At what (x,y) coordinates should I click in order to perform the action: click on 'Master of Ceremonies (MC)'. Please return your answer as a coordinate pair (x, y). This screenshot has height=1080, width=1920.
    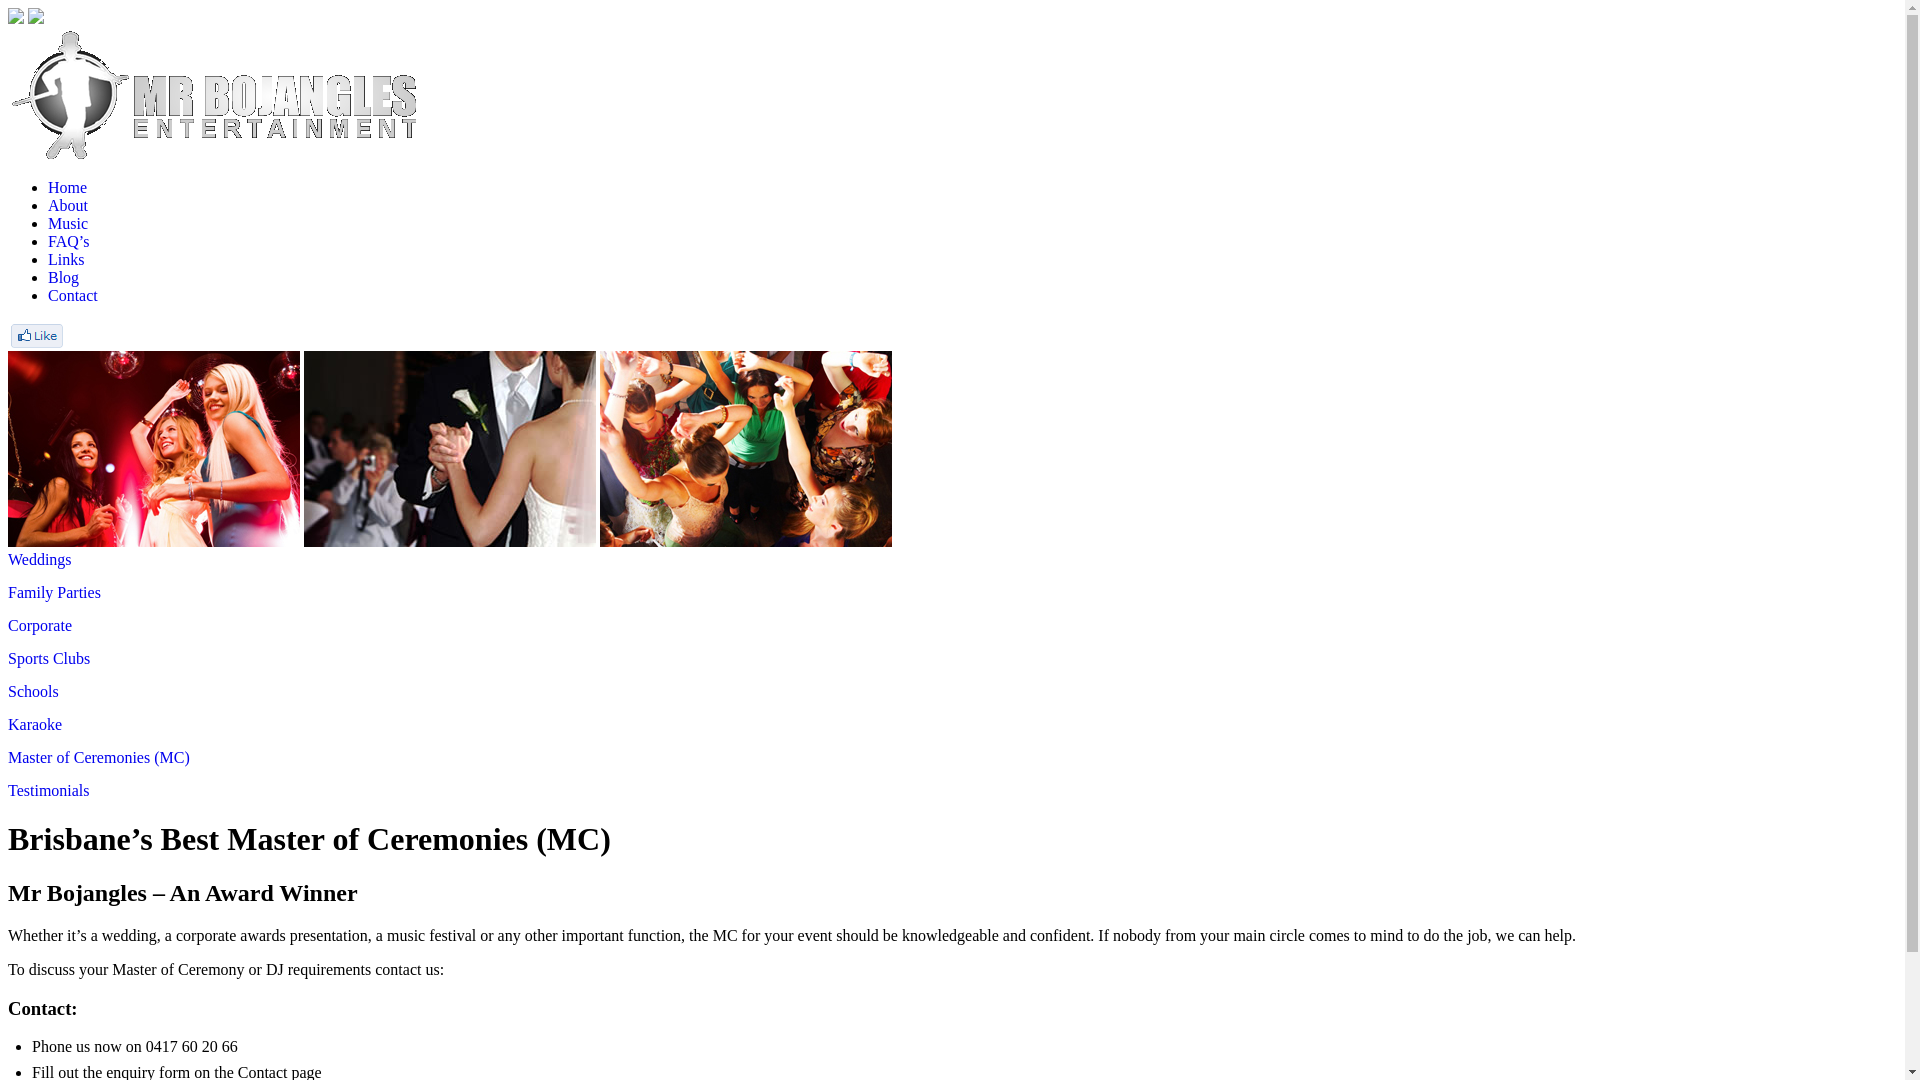
    Looking at the image, I should click on (98, 757).